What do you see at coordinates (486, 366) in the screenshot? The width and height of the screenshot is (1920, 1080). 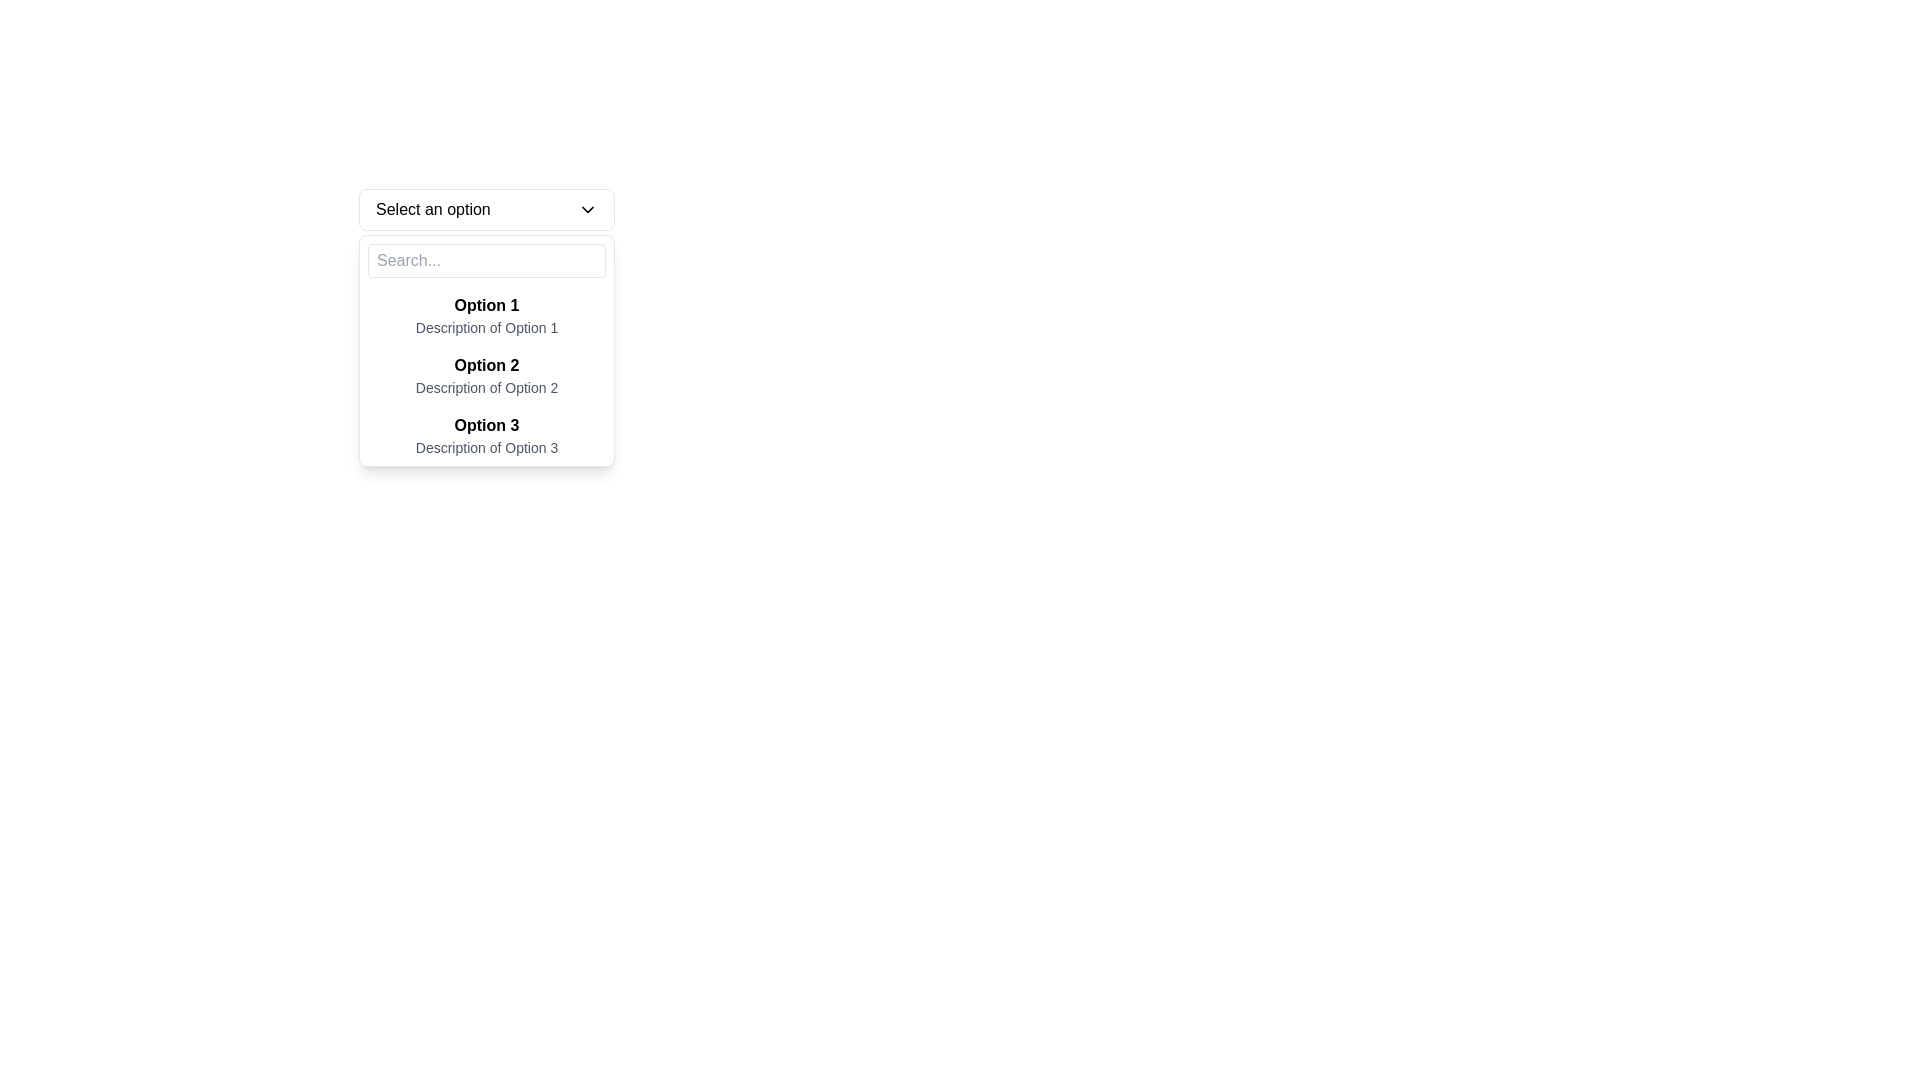 I see `the bolded title text of 'Option 2' within the dropdown menu` at bounding box center [486, 366].